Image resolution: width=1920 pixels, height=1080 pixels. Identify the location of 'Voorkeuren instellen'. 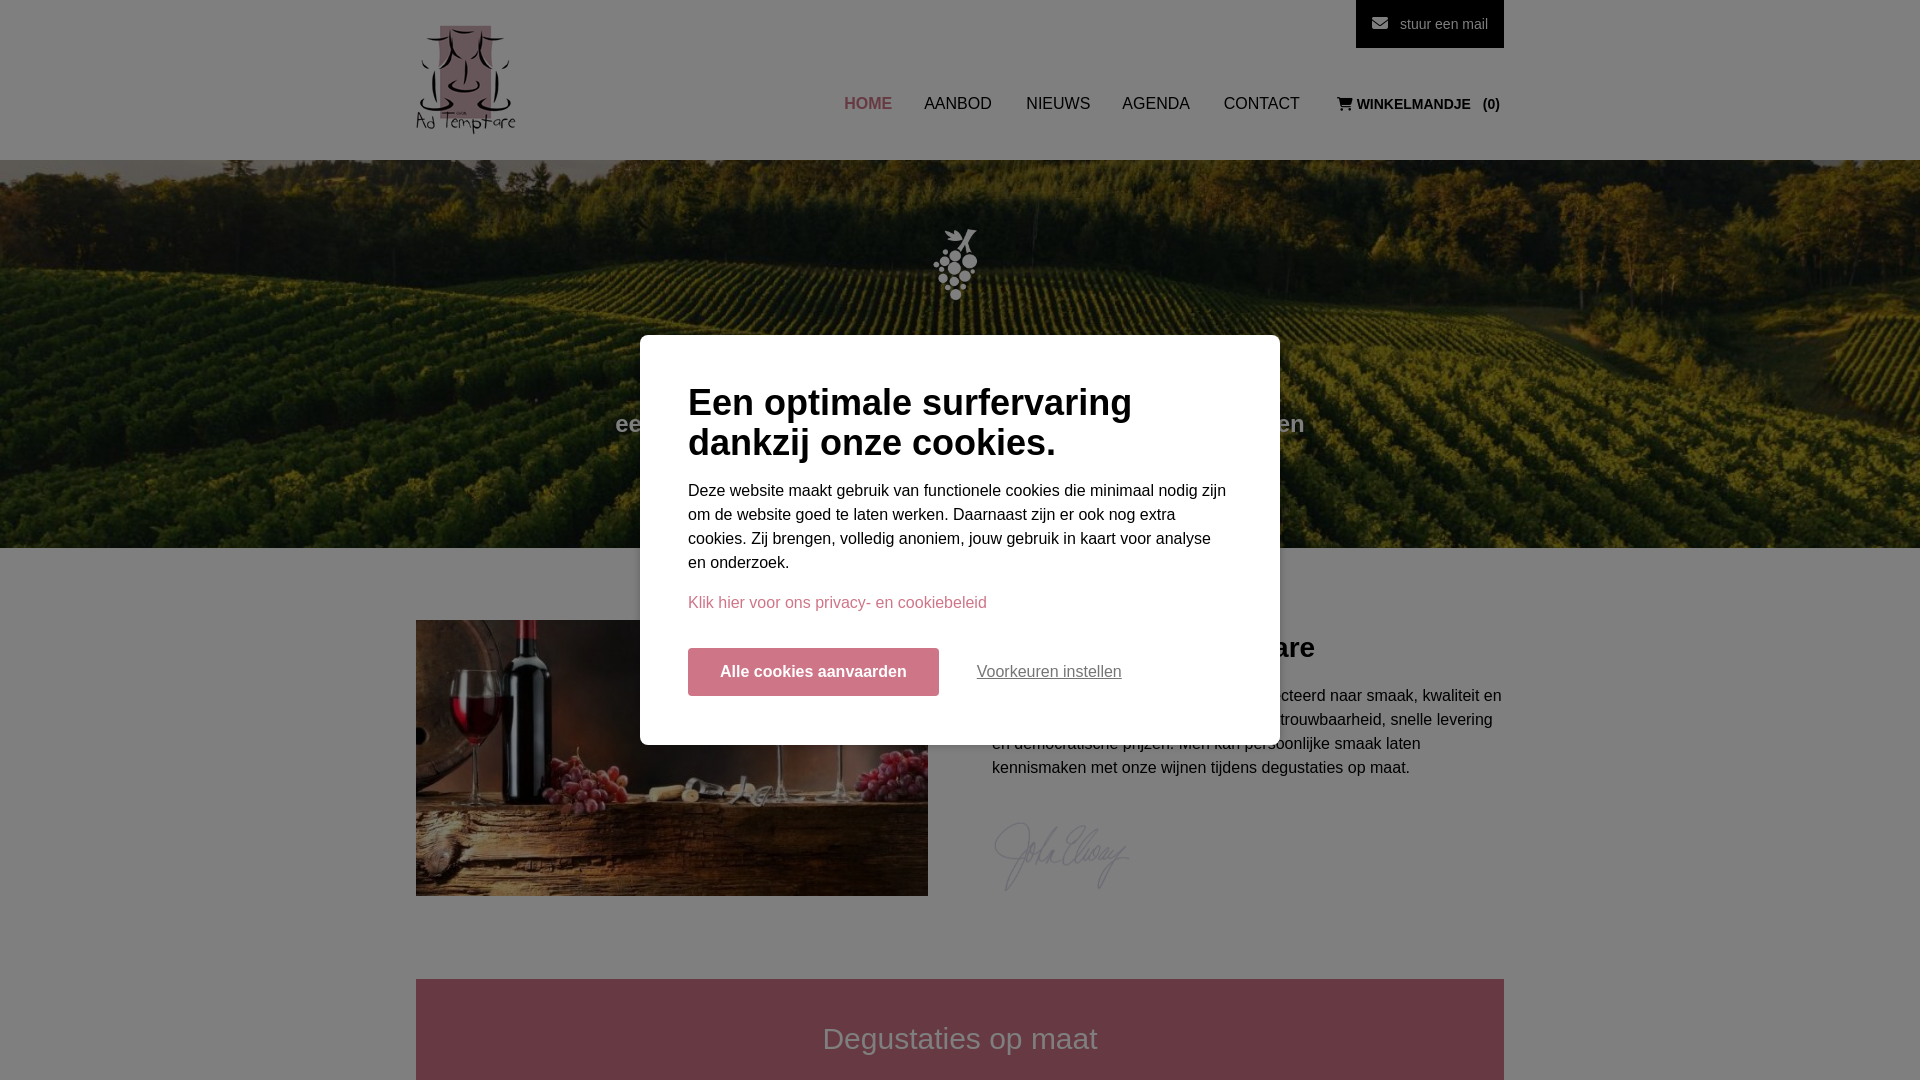
(1048, 671).